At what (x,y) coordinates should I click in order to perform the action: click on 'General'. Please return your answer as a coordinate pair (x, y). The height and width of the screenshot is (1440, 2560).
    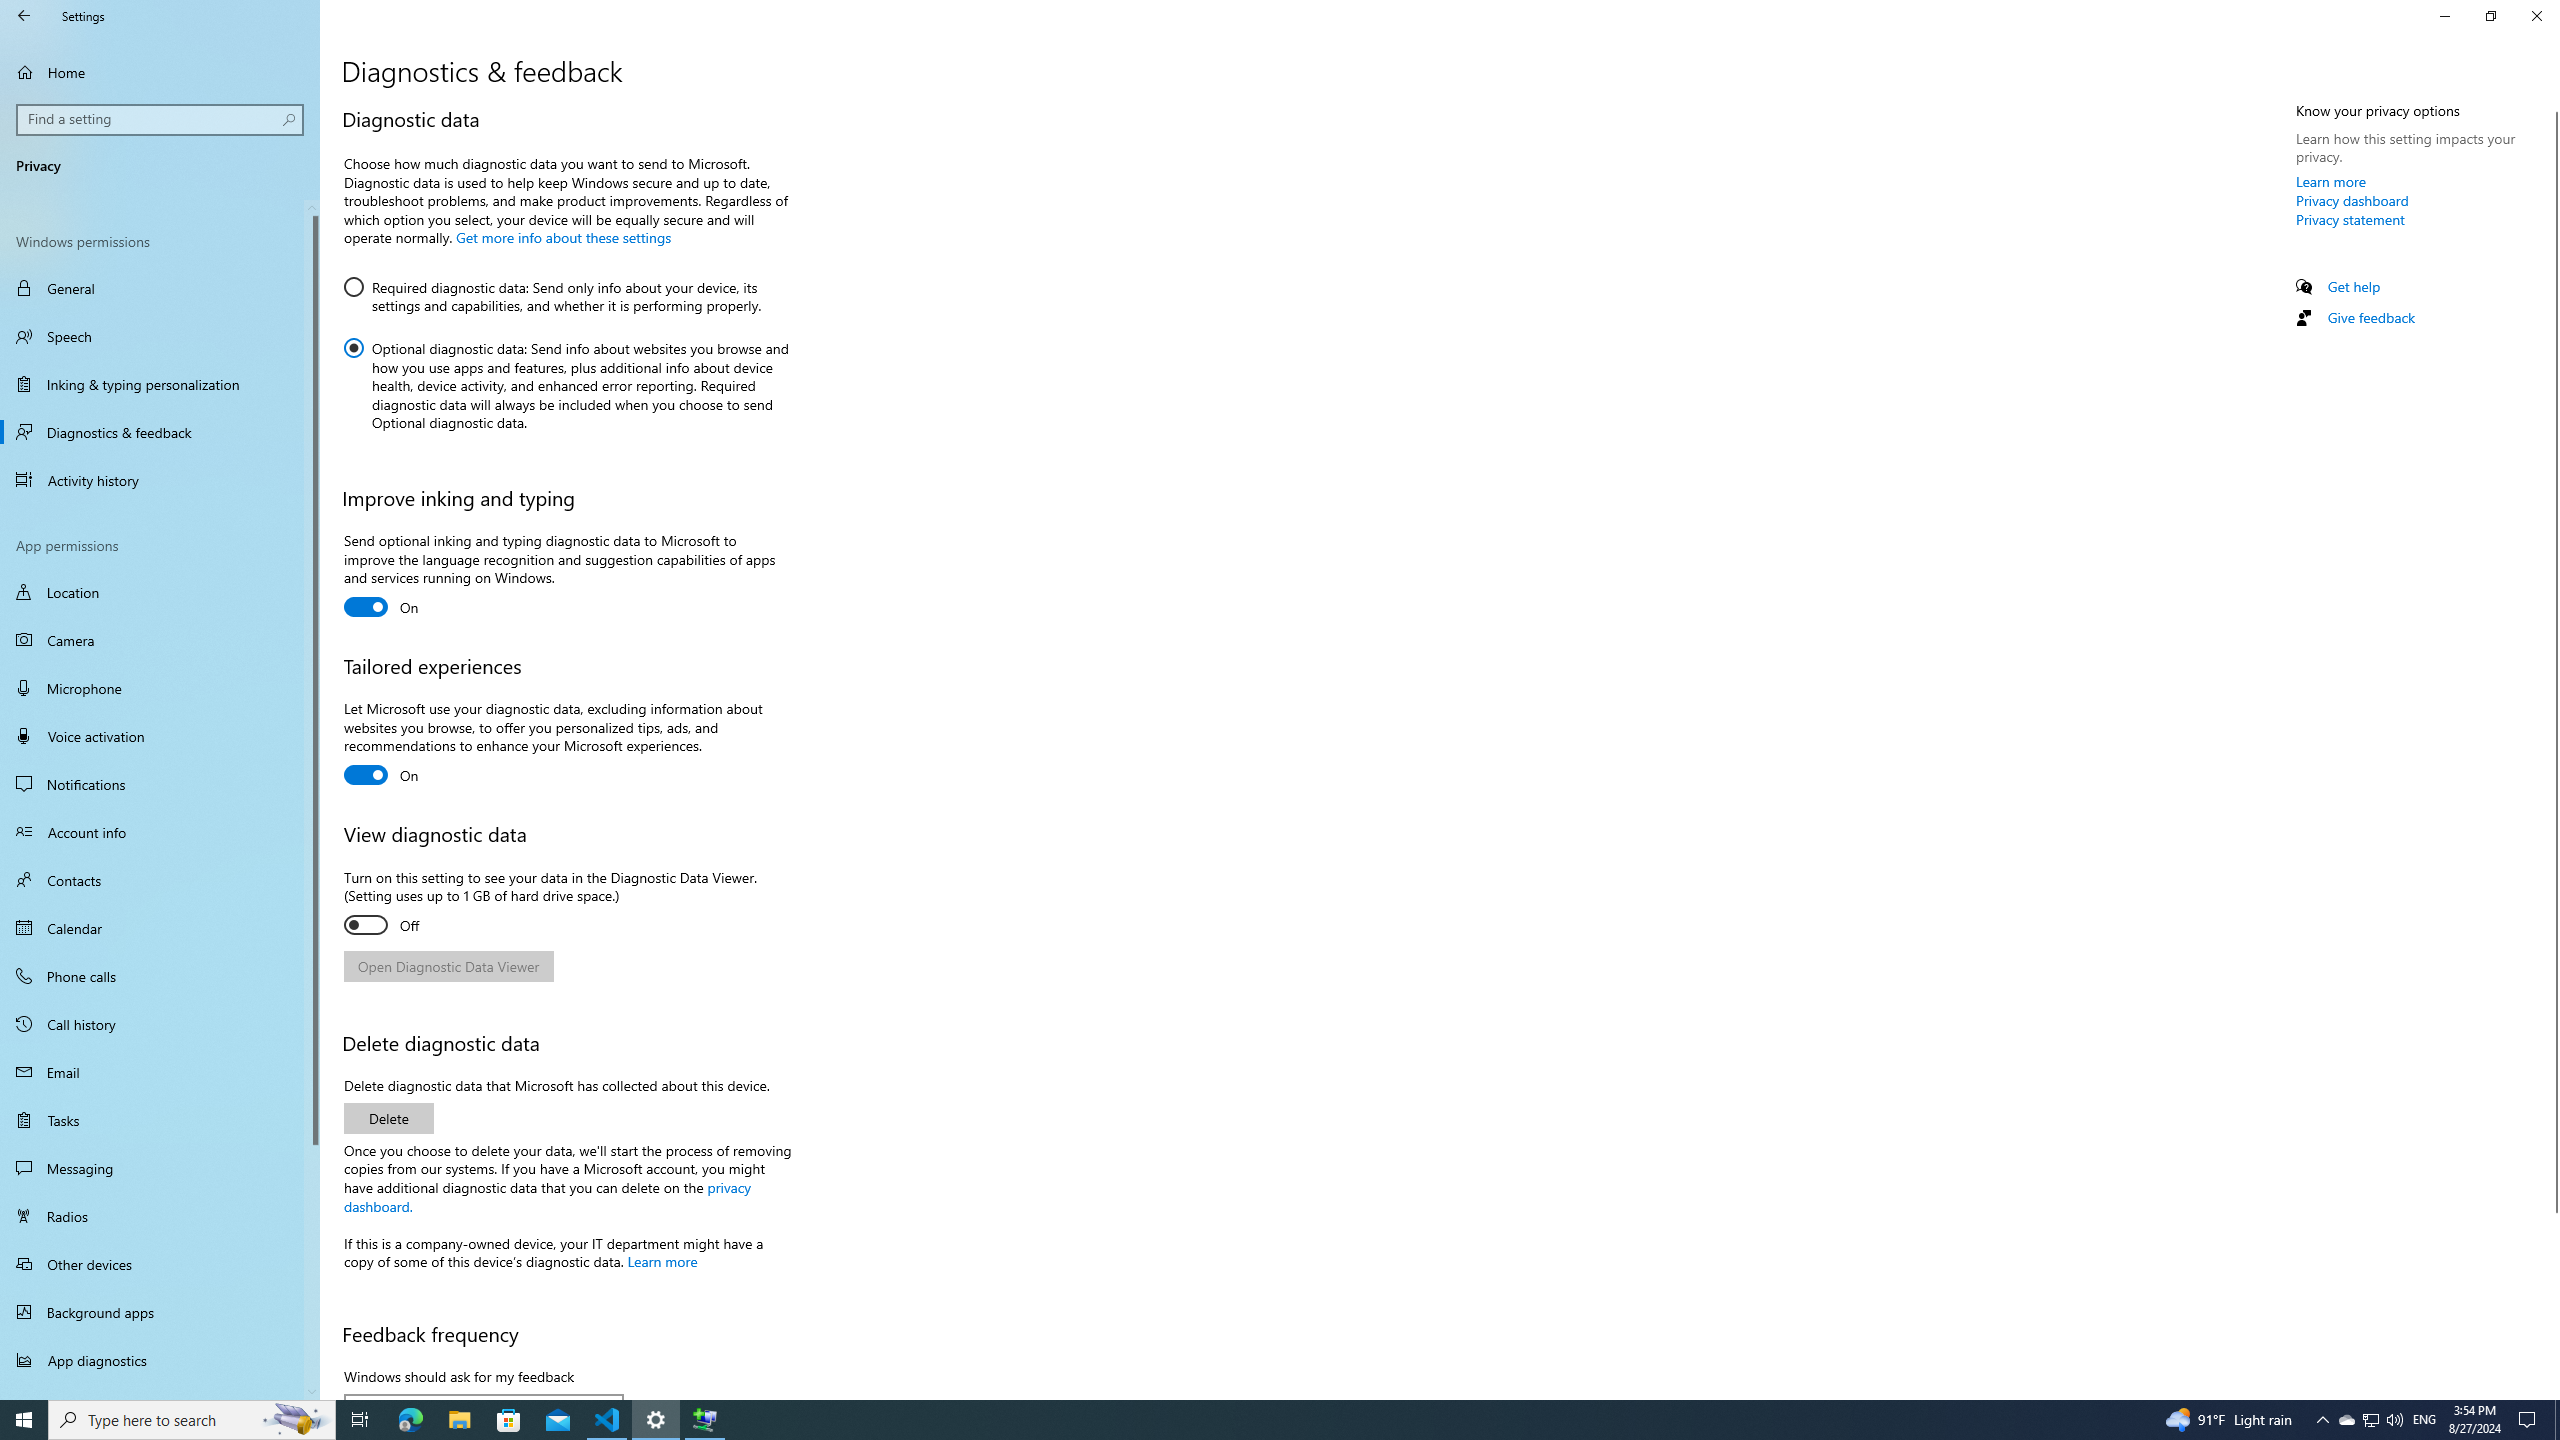
    Looking at the image, I should click on (159, 287).